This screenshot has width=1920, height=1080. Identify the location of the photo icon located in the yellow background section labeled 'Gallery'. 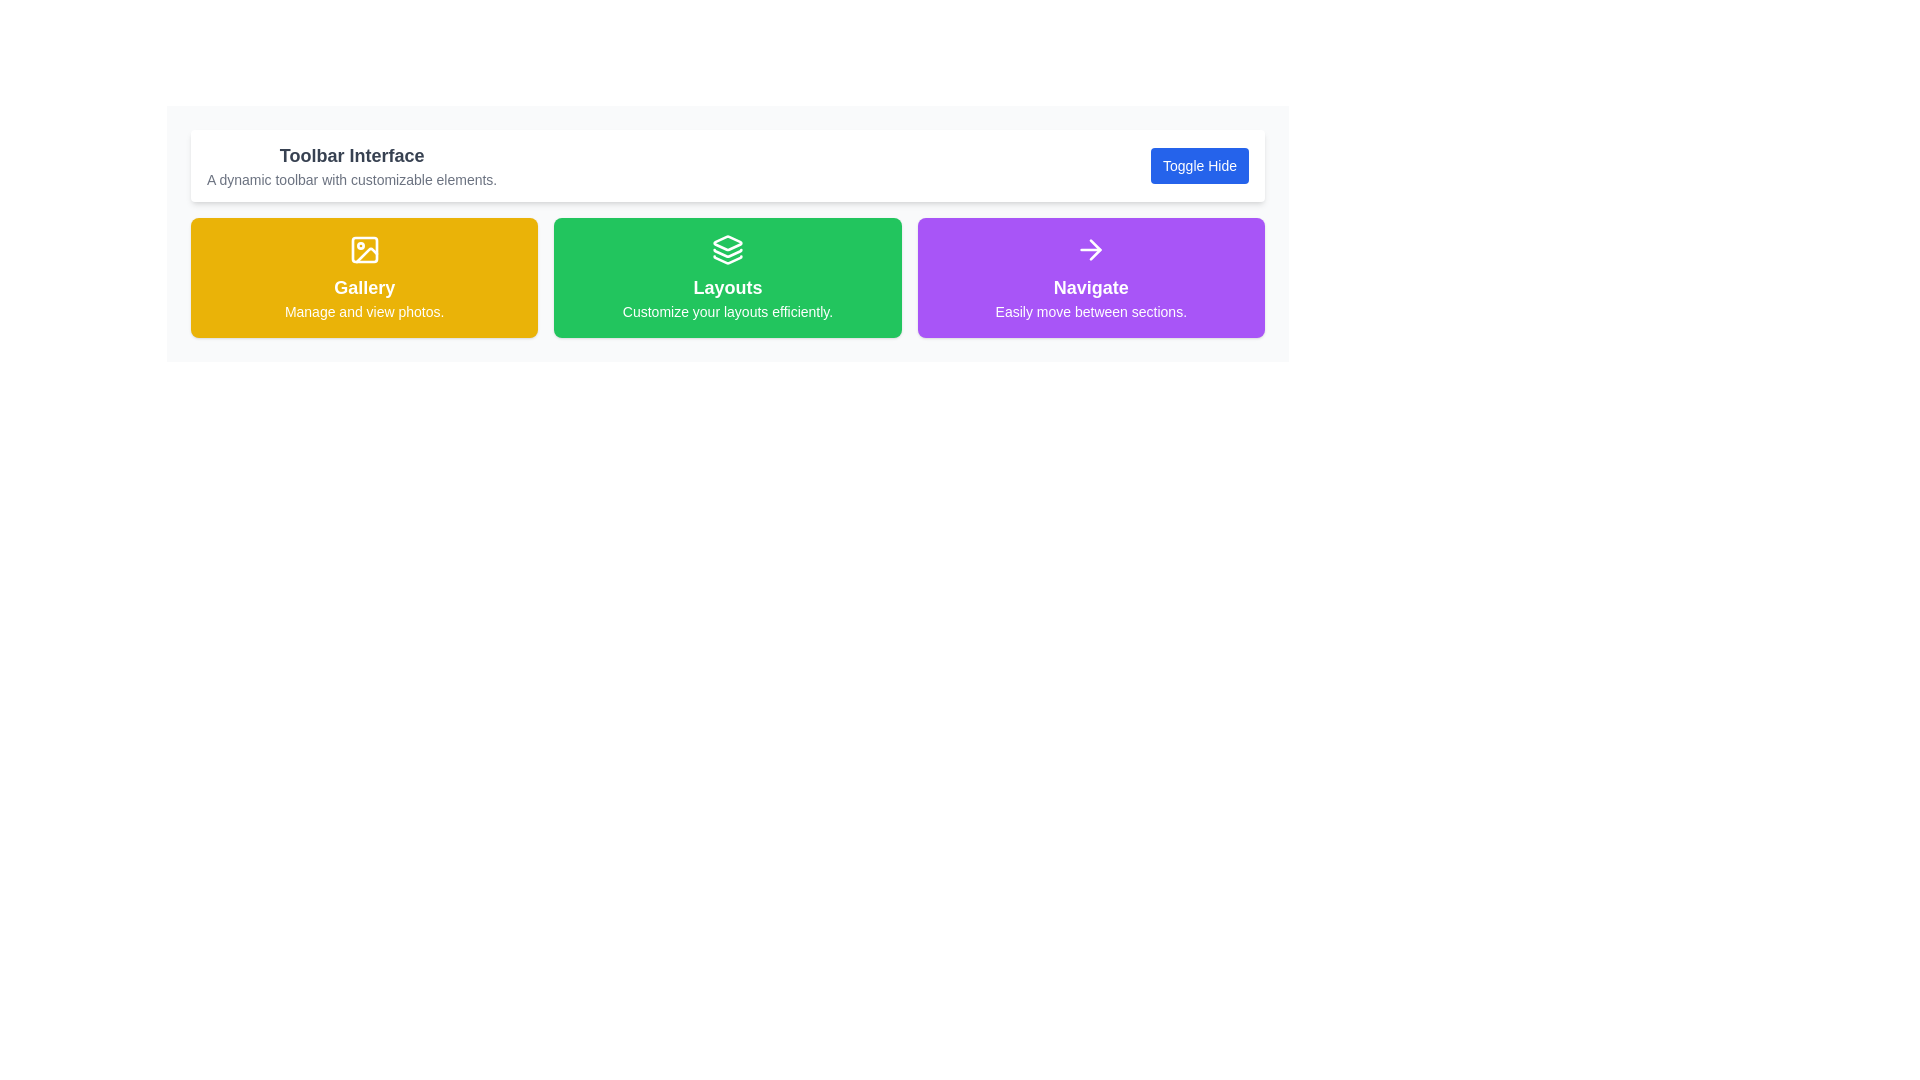
(364, 249).